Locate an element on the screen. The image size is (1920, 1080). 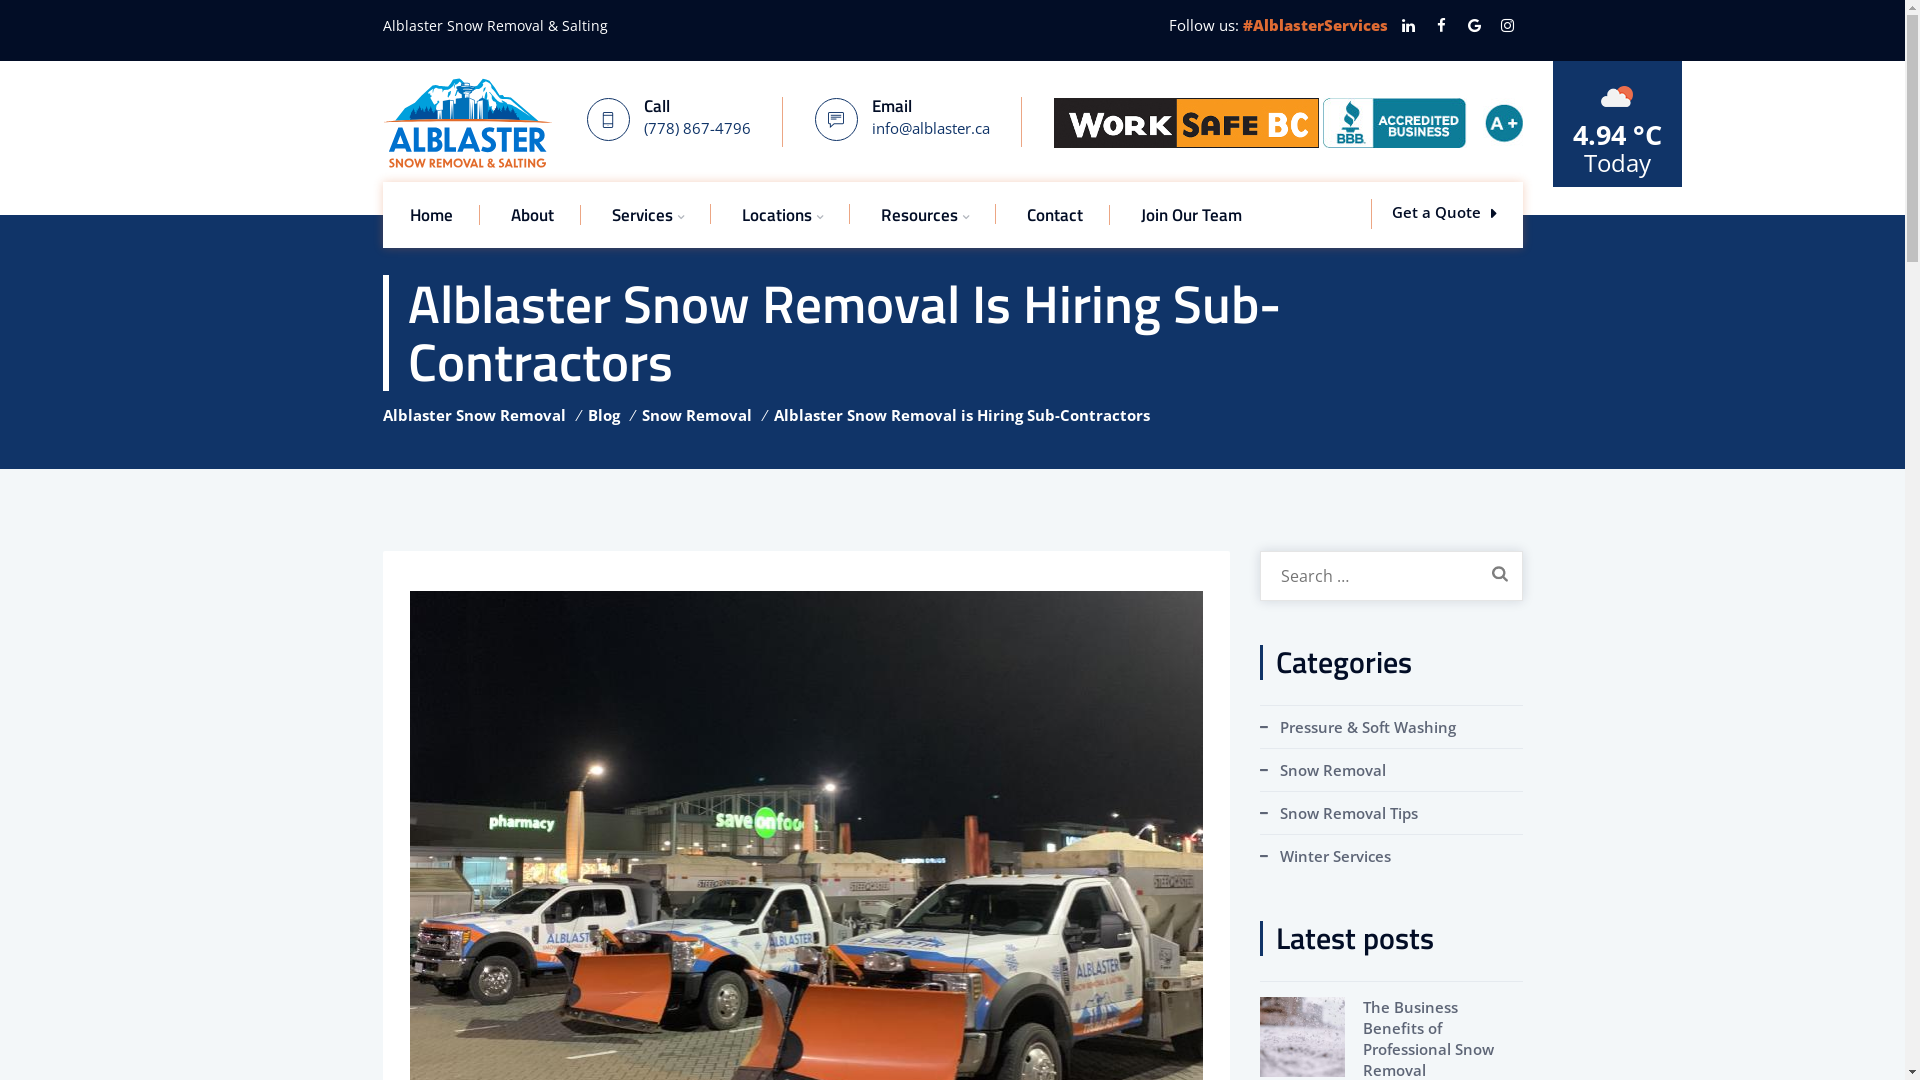
'About' is located at coordinates (531, 214).